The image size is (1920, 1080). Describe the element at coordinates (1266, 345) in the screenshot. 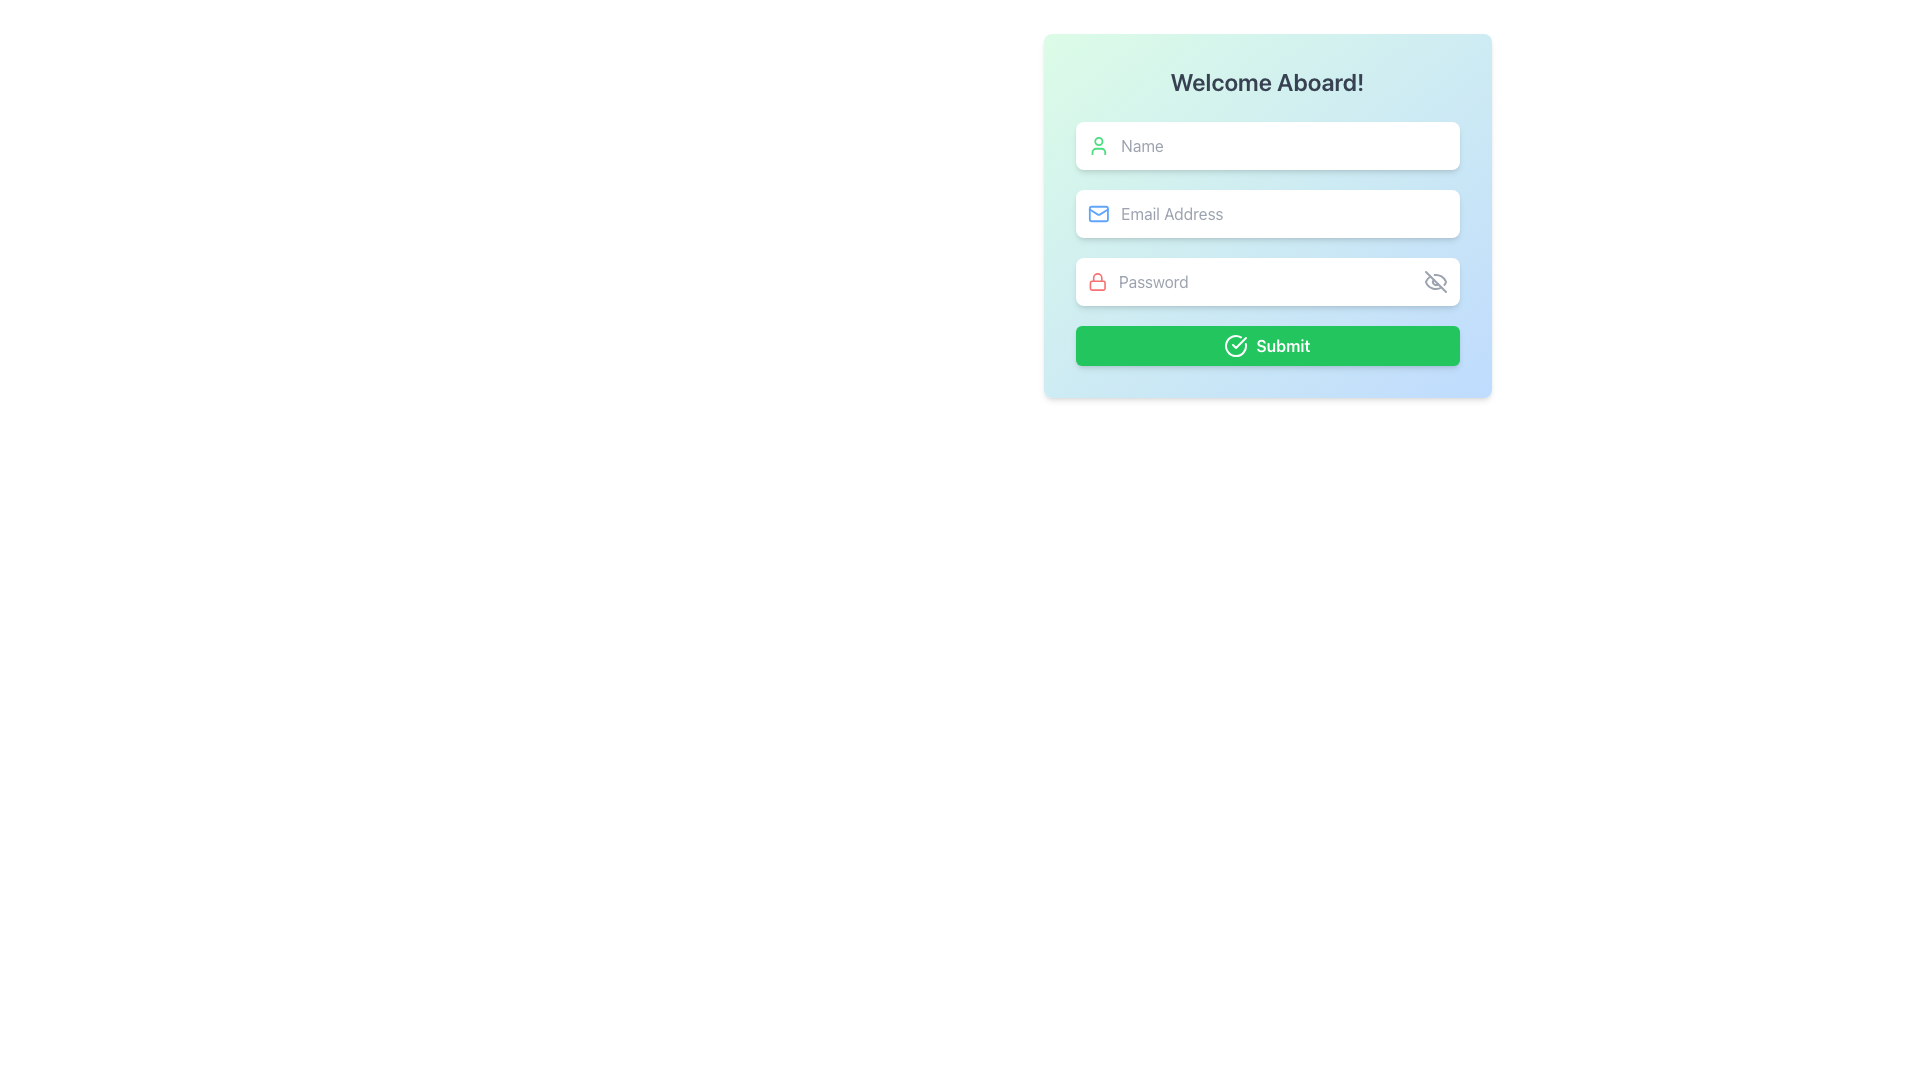

I see `the submission button located at the bottom of the form, which triggers form validation and submission` at that location.